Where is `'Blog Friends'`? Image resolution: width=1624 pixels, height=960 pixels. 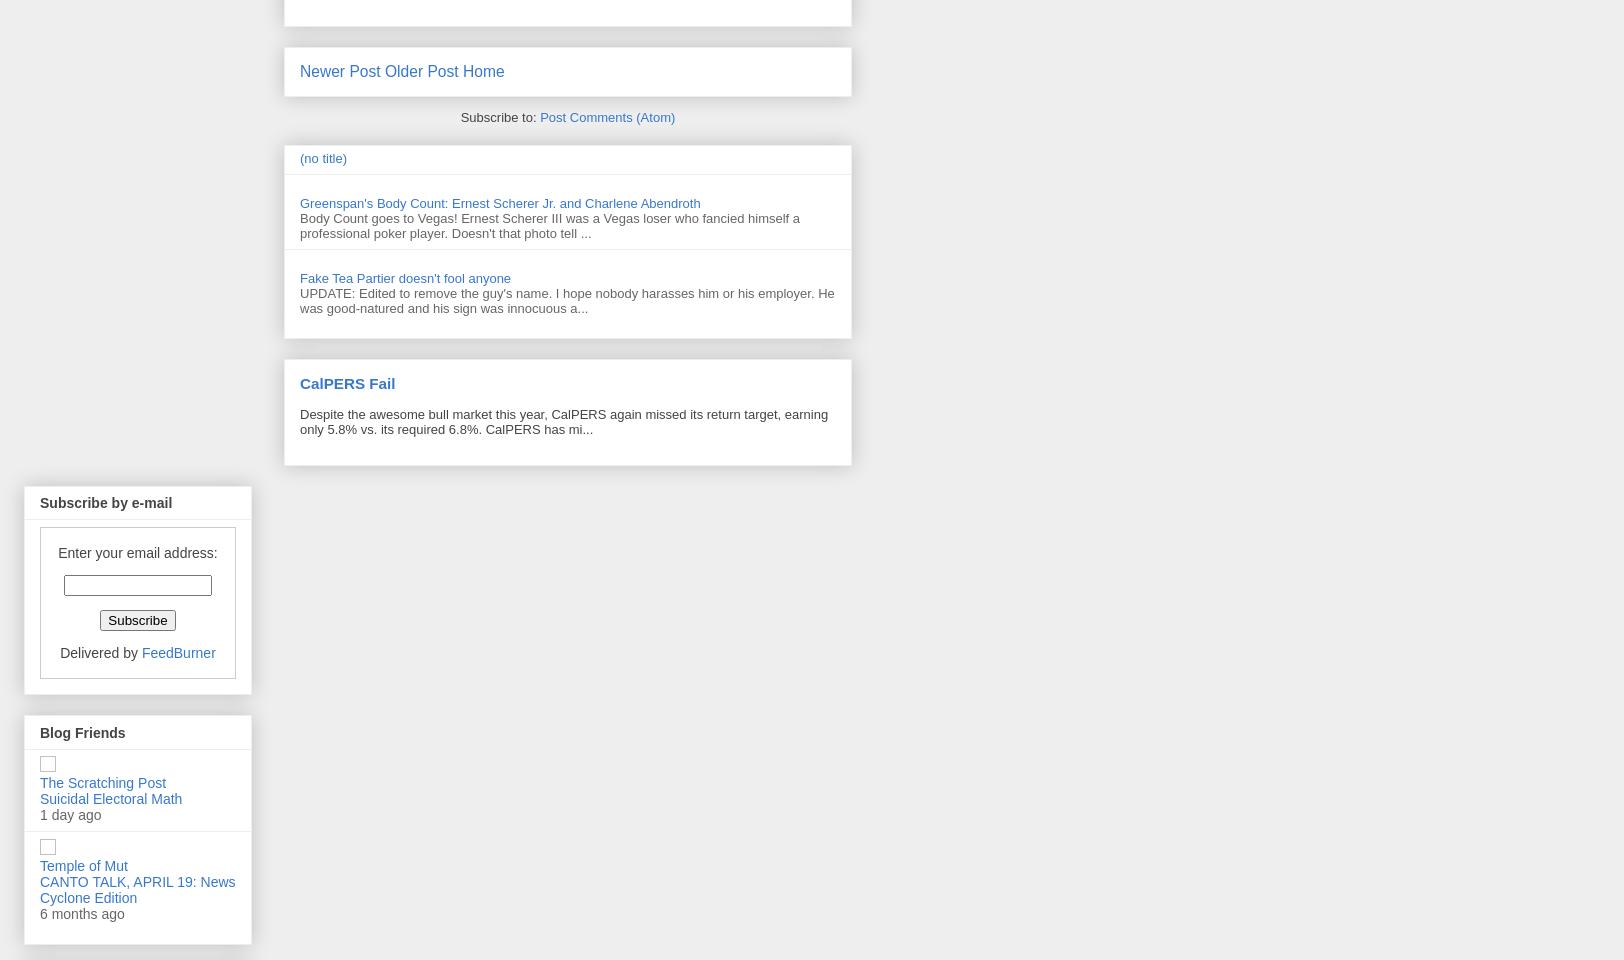
'Blog Friends' is located at coordinates (82, 731).